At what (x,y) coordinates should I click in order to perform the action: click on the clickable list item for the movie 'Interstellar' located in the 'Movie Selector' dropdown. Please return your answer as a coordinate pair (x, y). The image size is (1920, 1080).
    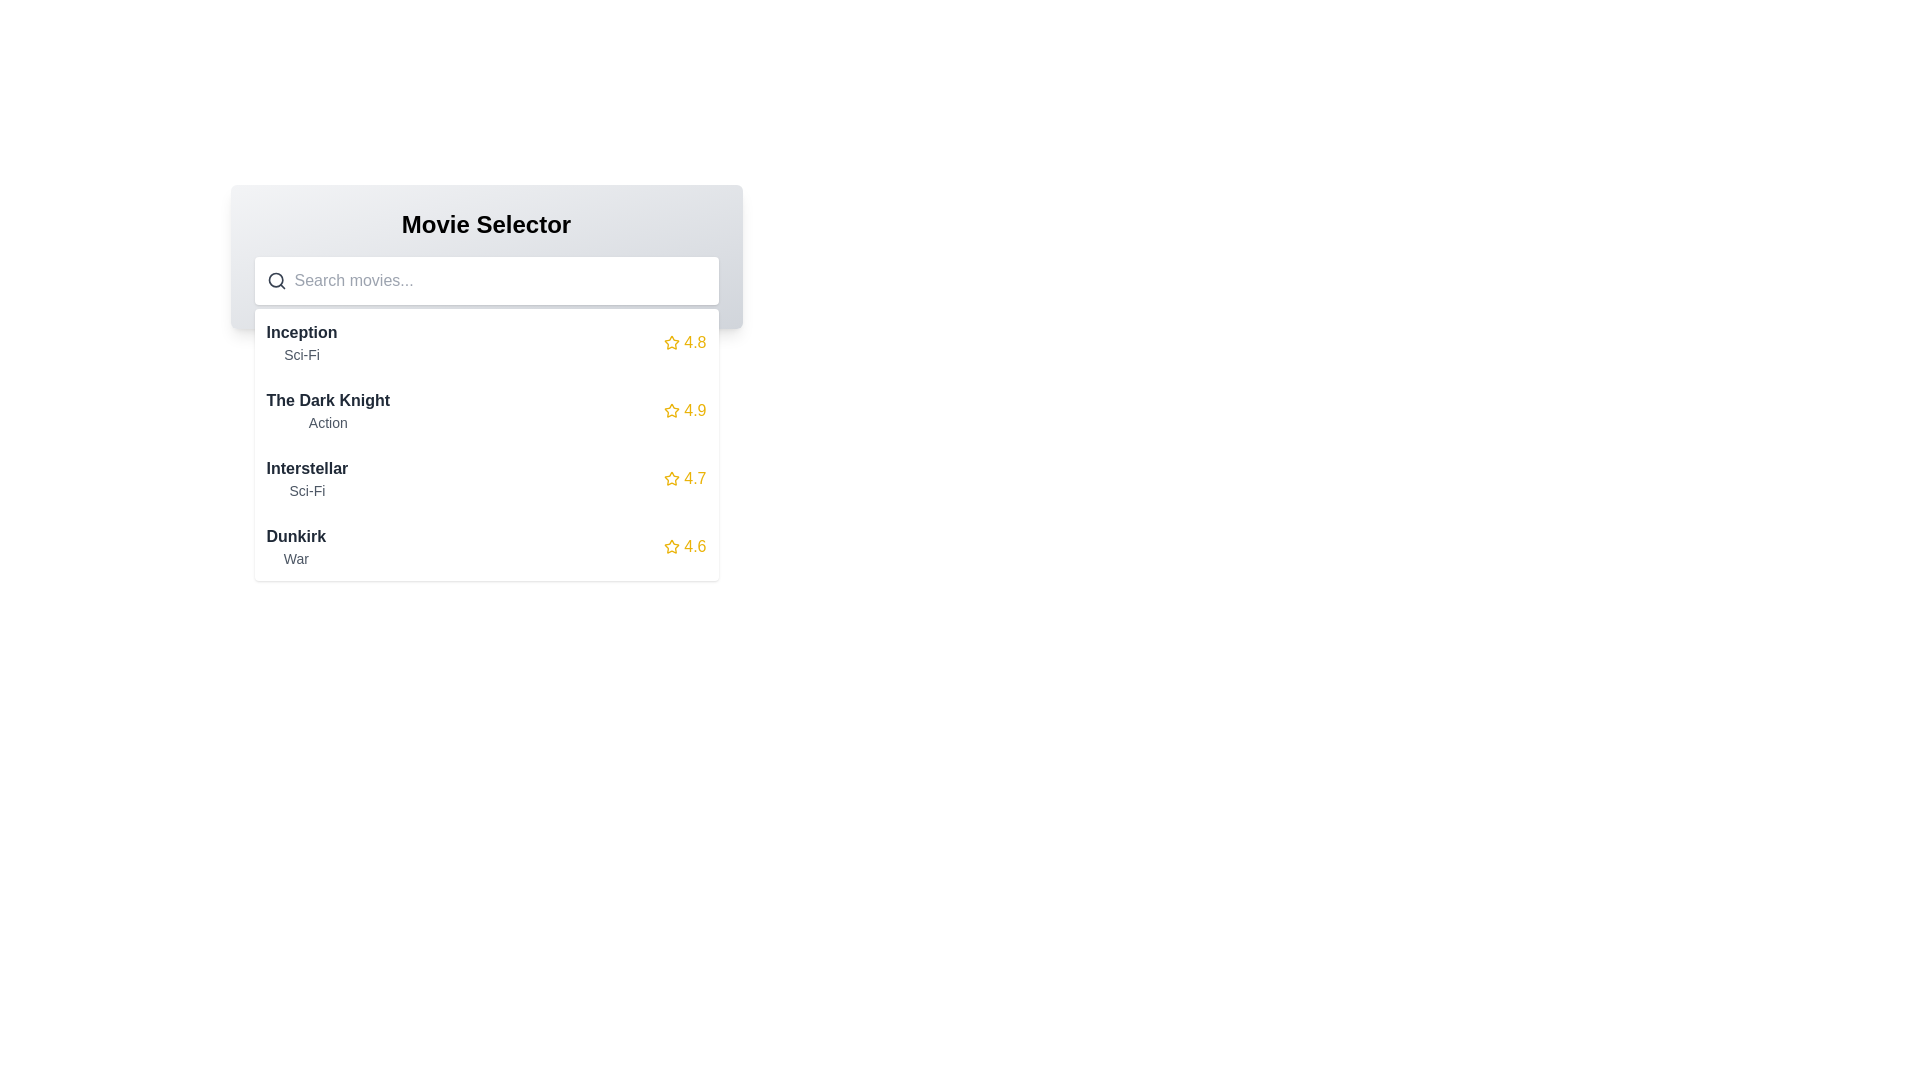
    Looking at the image, I should click on (486, 478).